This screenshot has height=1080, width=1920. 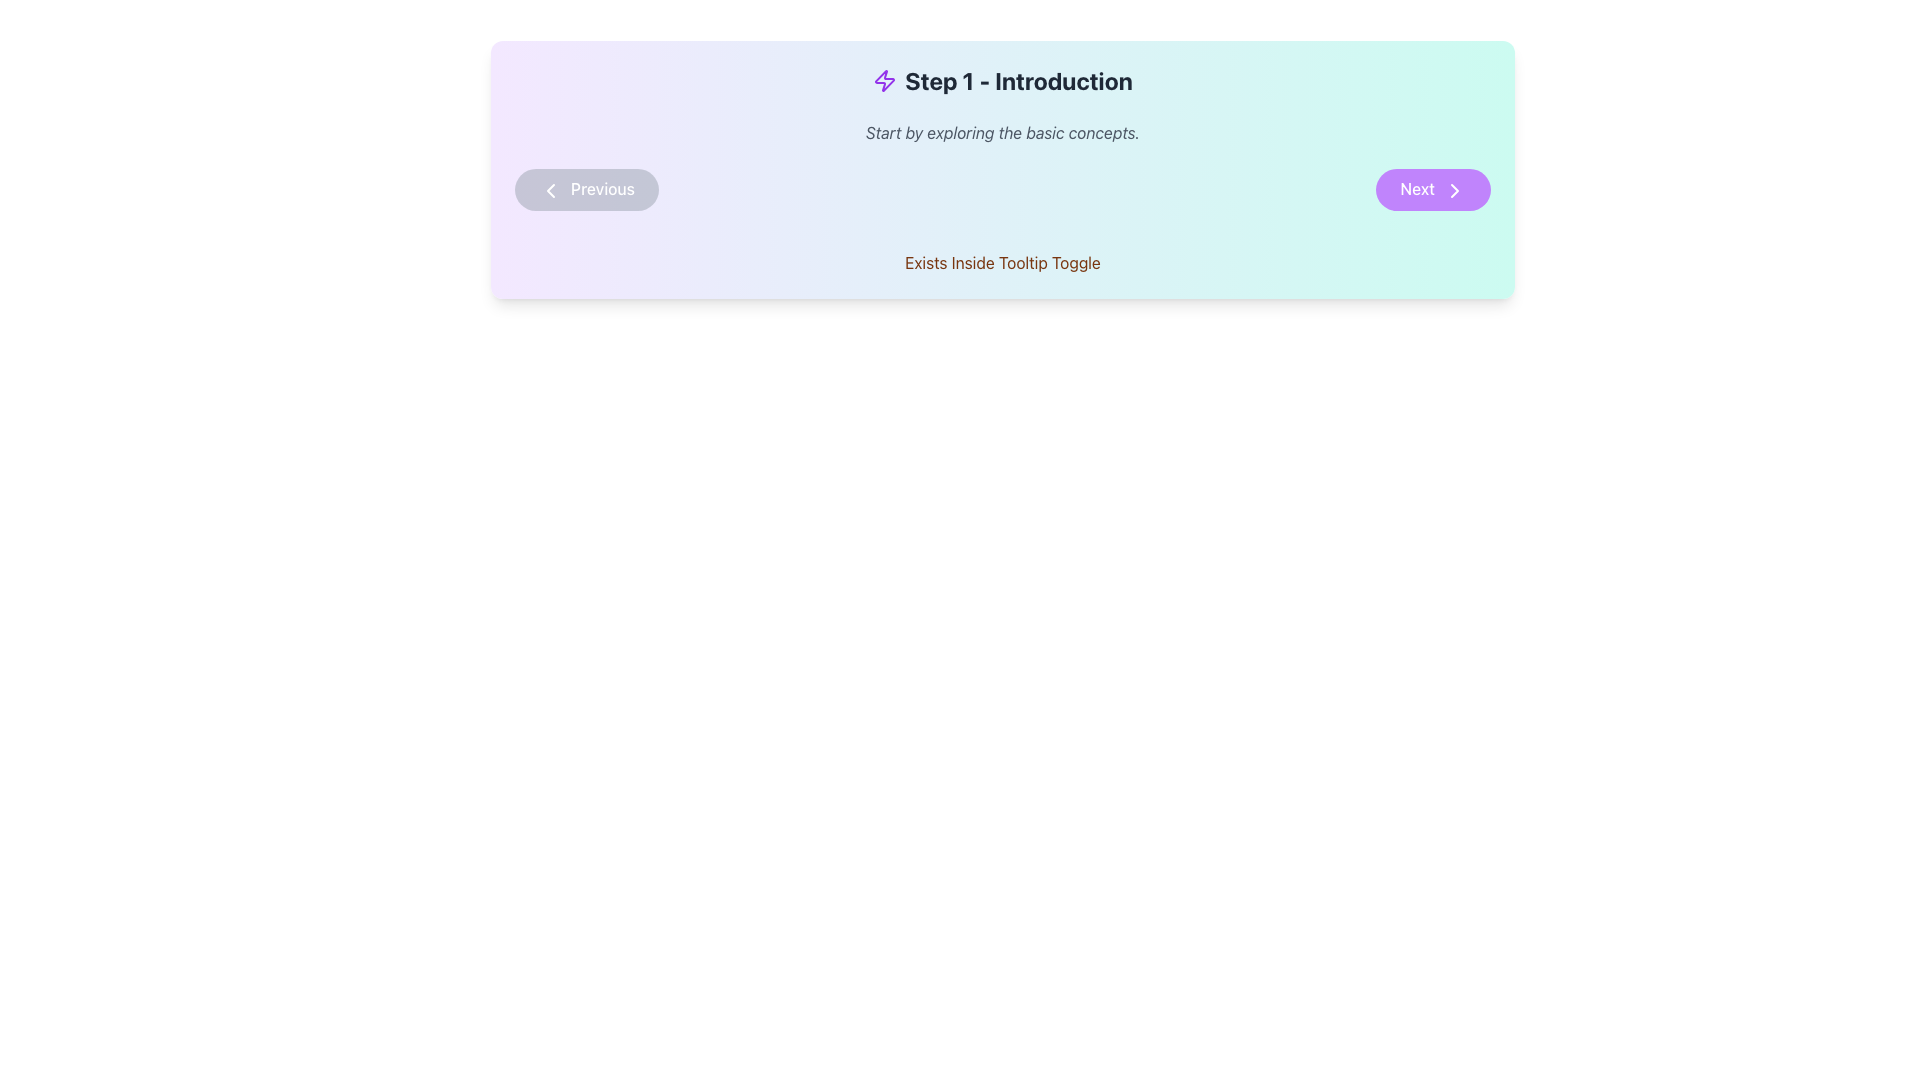 I want to click on instructional text element that says 'Start by exploring the basic concepts.' which is styled in italicized medium gray text and is positioned beneath the heading 'Step 1 - Introduction', so click(x=1003, y=132).